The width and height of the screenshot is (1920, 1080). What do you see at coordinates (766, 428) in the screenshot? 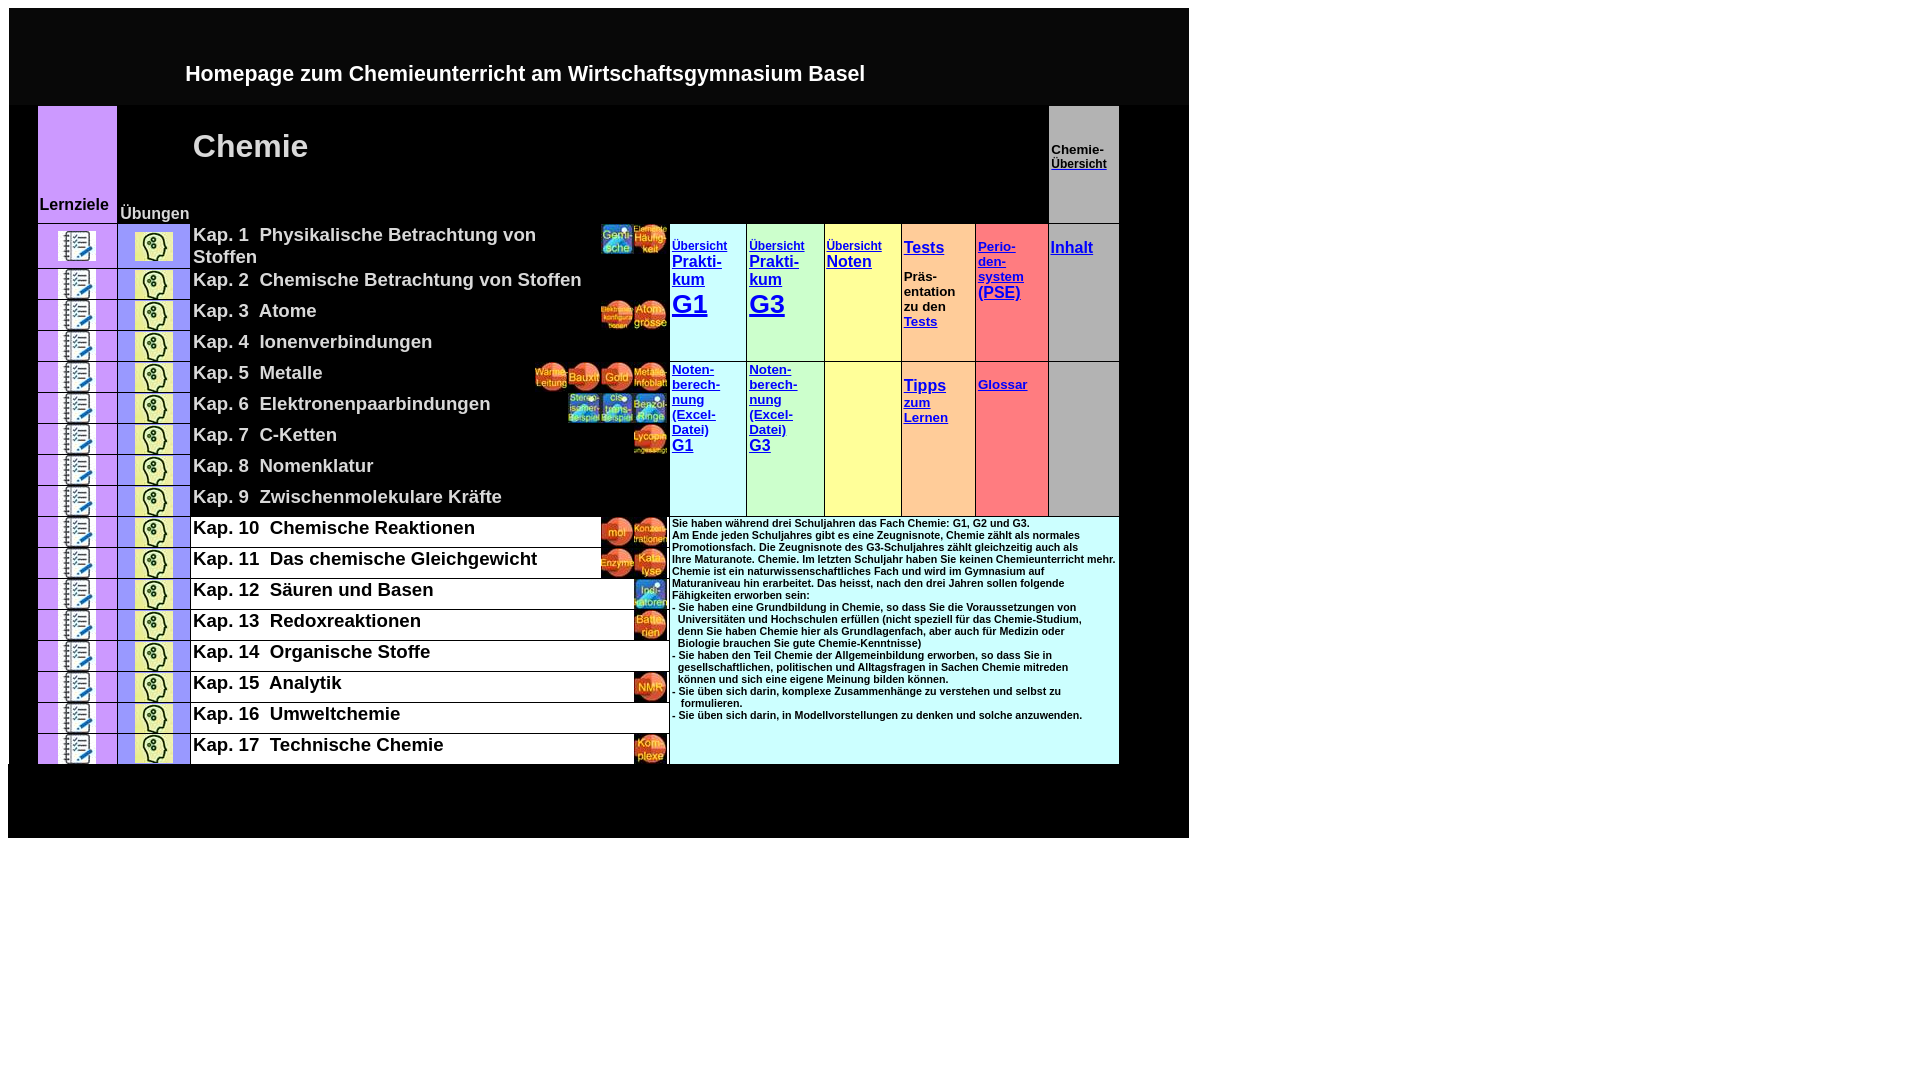
I see `'Datei)'` at bounding box center [766, 428].